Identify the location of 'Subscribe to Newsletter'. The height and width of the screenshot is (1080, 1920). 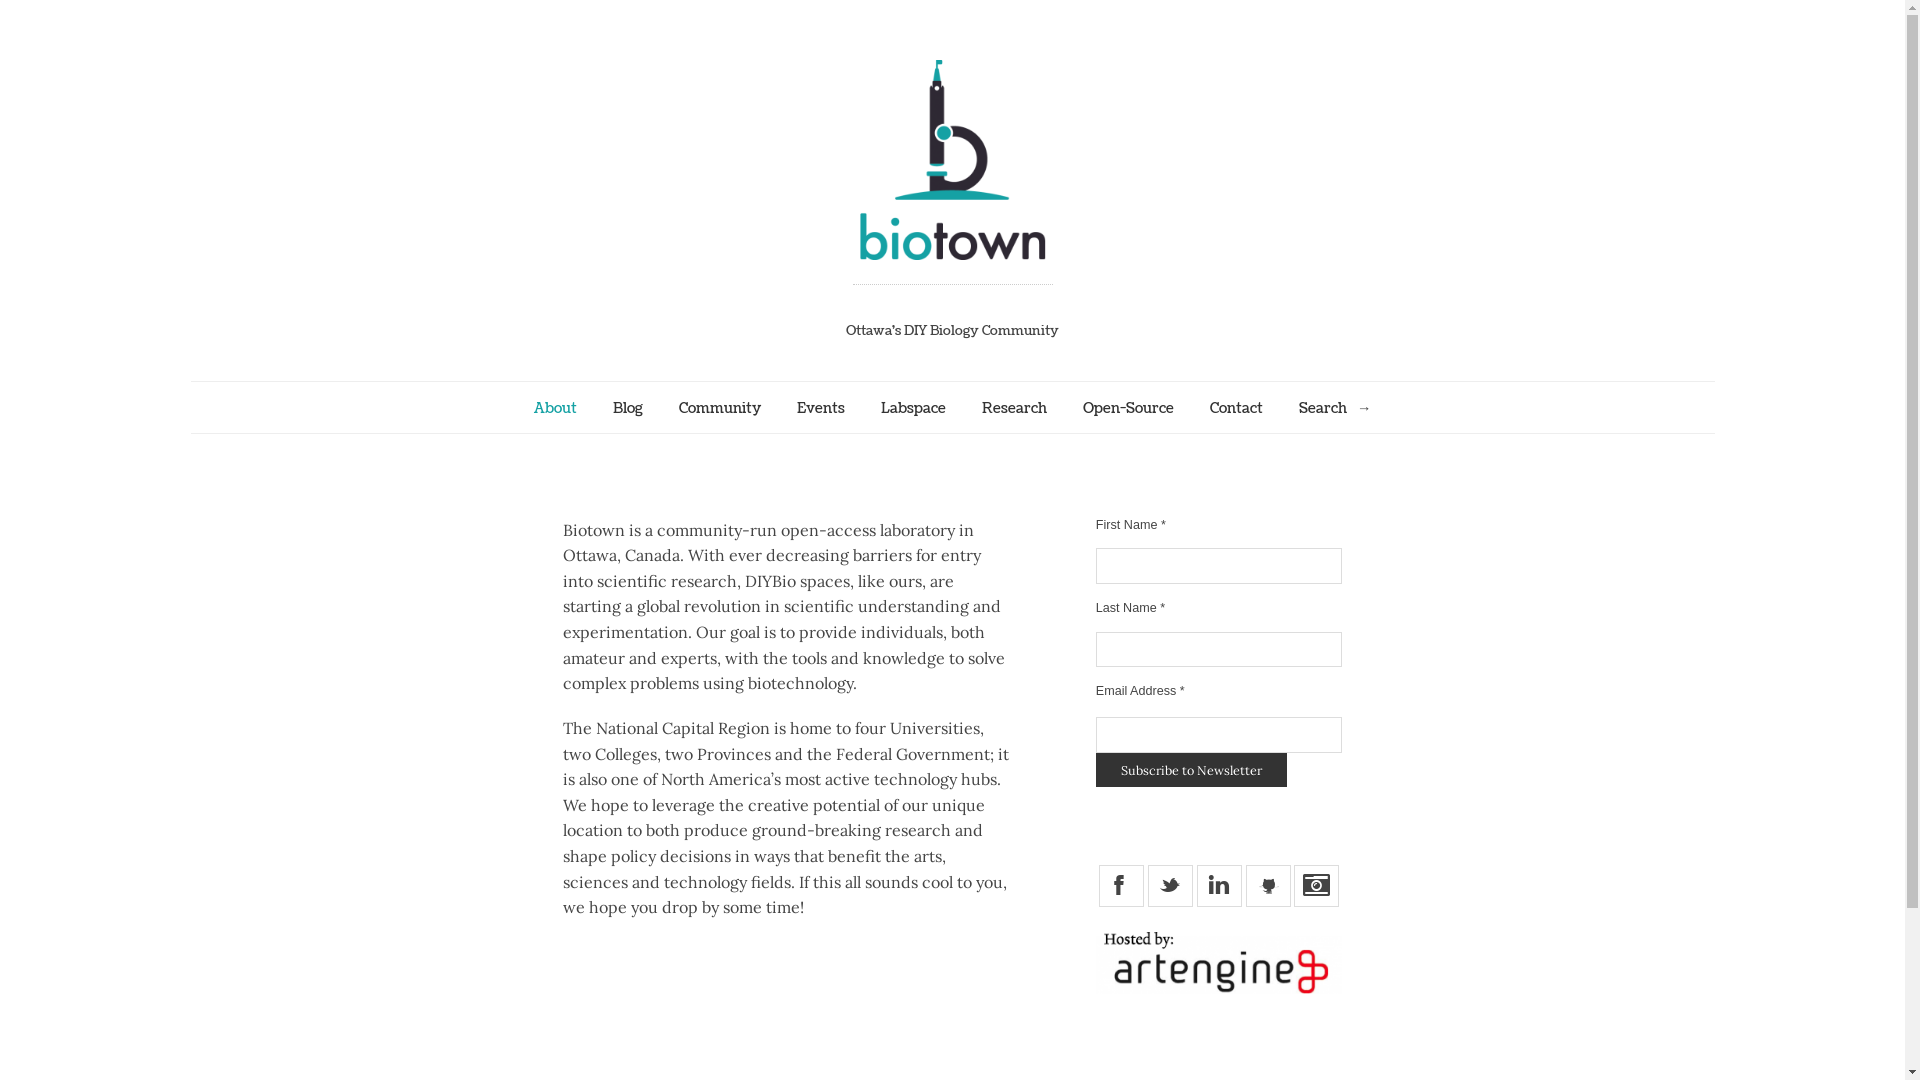
(1094, 769).